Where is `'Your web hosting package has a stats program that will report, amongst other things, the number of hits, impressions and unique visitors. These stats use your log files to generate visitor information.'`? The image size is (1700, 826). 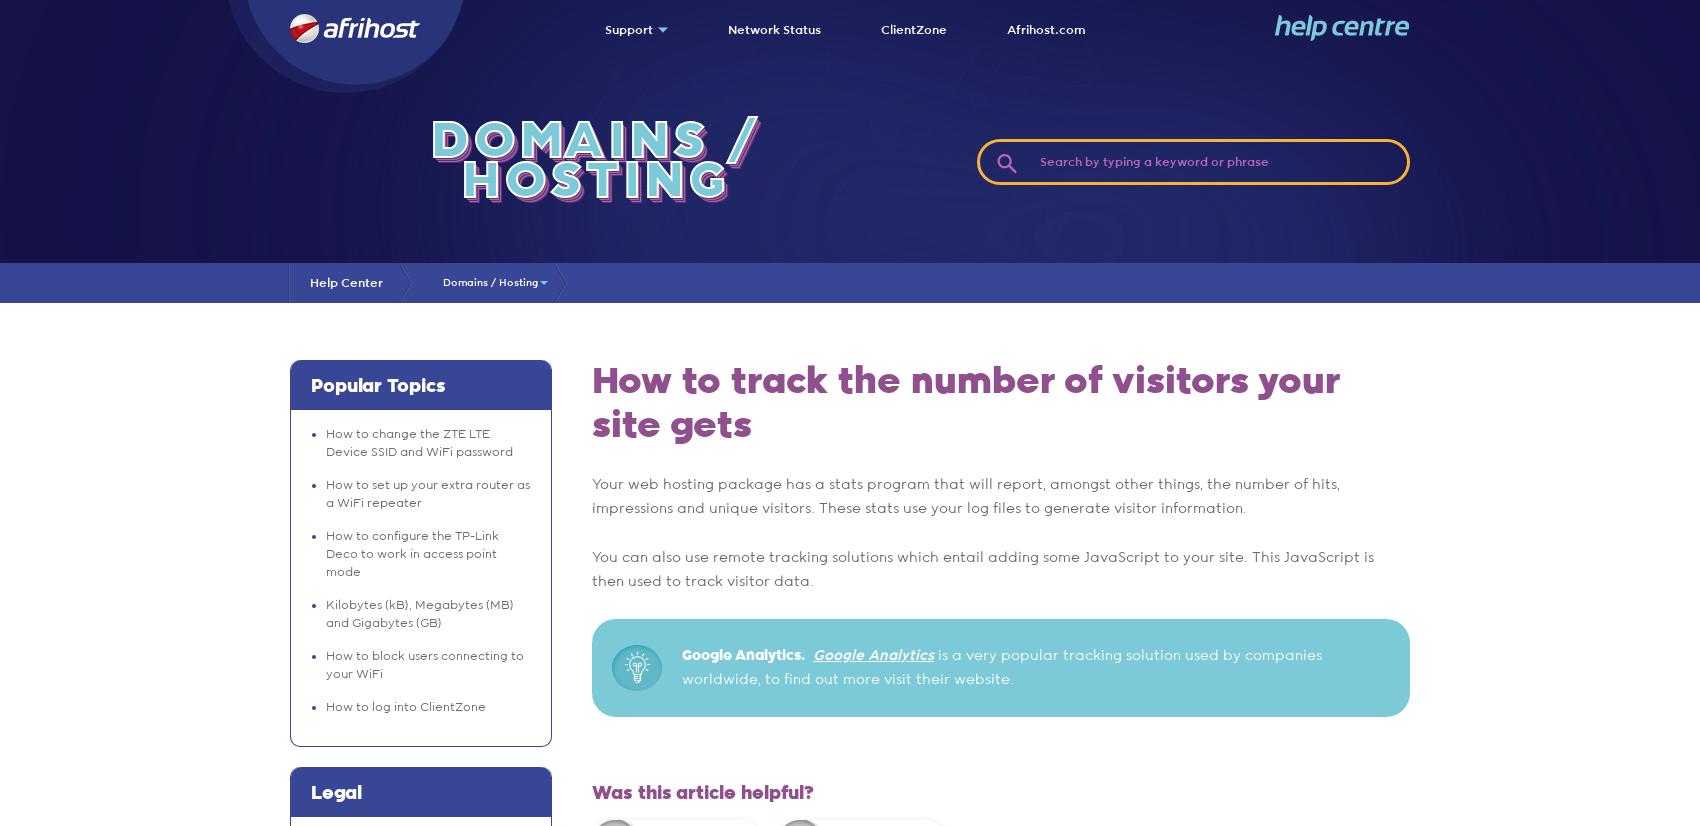
'Your web hosting package has a stats program that will report, amongst other things, the number of hits, impressions and unique visitors. These stats use your log files to generate visitor information.' is located at coordinates (964, 497).